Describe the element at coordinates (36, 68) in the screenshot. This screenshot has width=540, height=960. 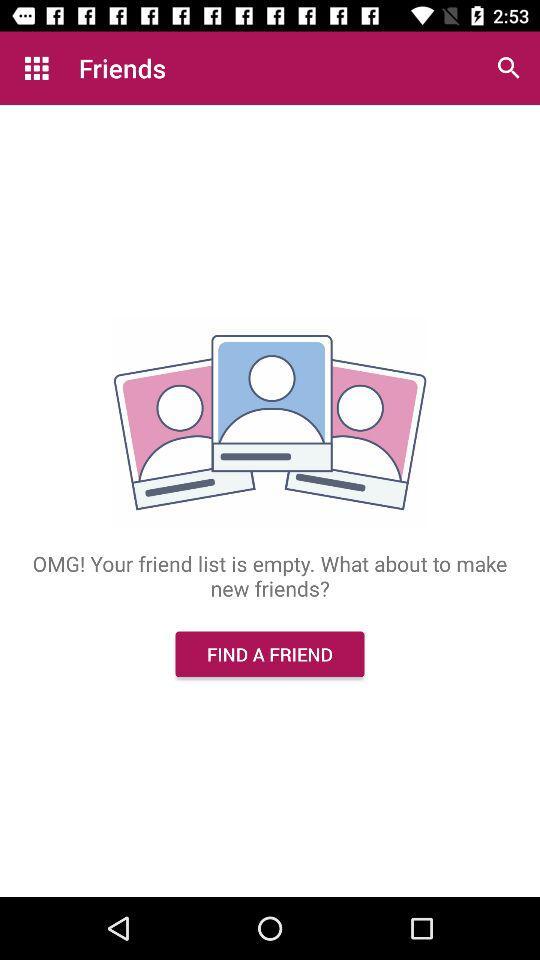
I see `the item next to the friends item` at that location.